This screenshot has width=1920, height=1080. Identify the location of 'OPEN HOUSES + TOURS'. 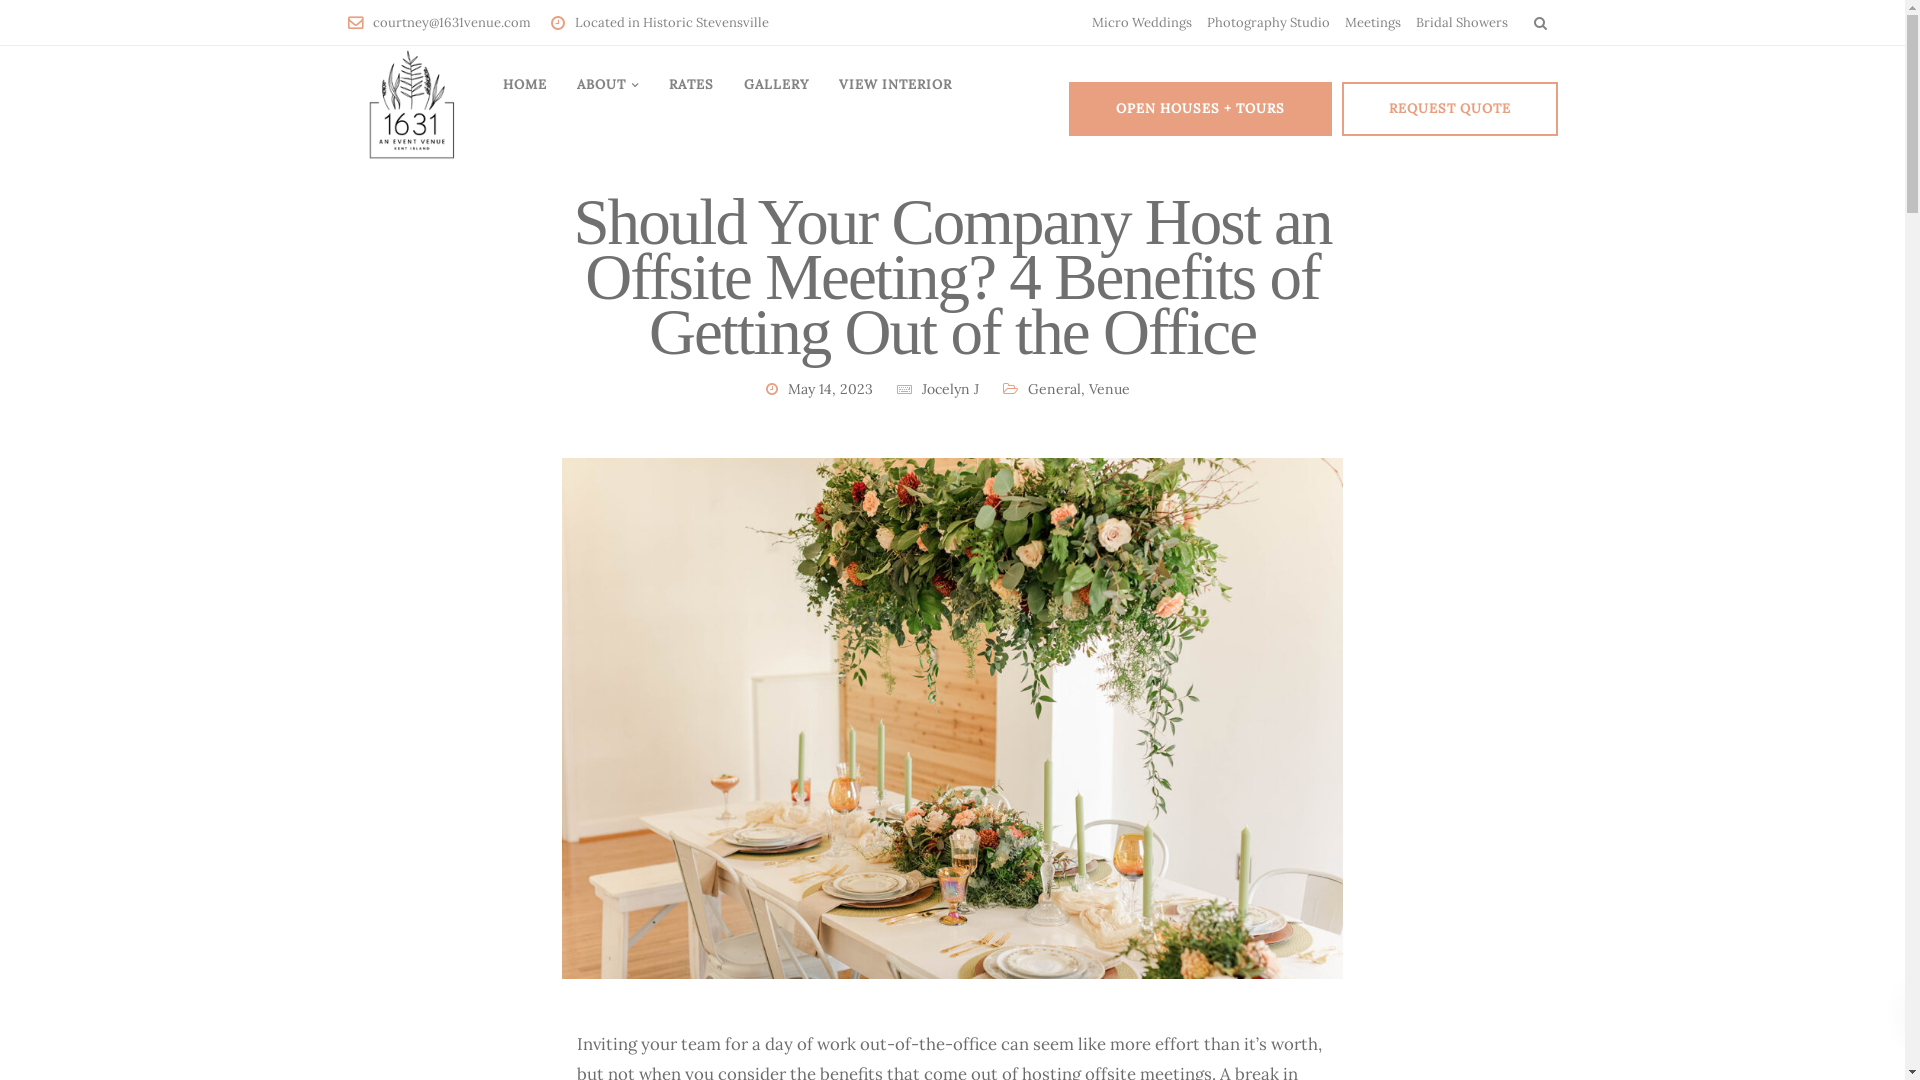
(1199, 108).